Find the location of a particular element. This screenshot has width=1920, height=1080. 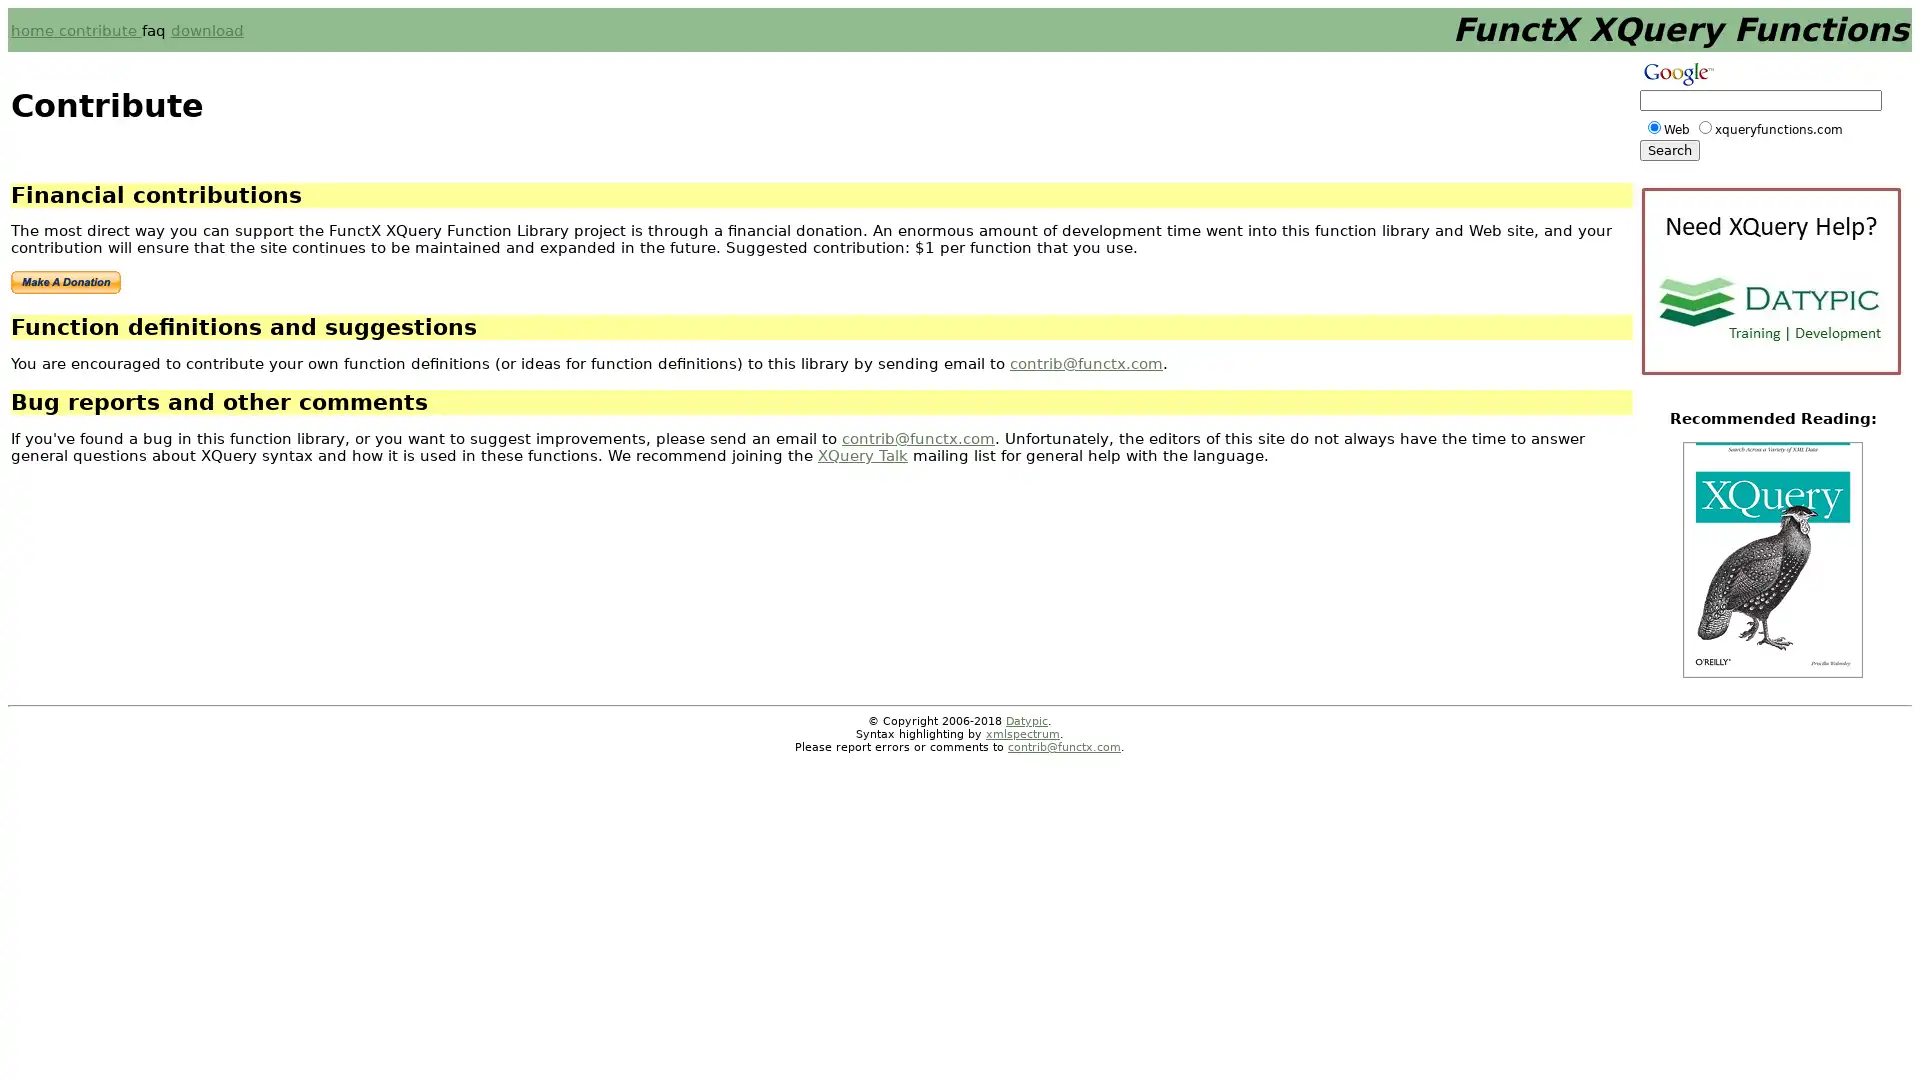

Make payments with PayPal - it's fast, free and secure! is located at coordinates (66, 281).